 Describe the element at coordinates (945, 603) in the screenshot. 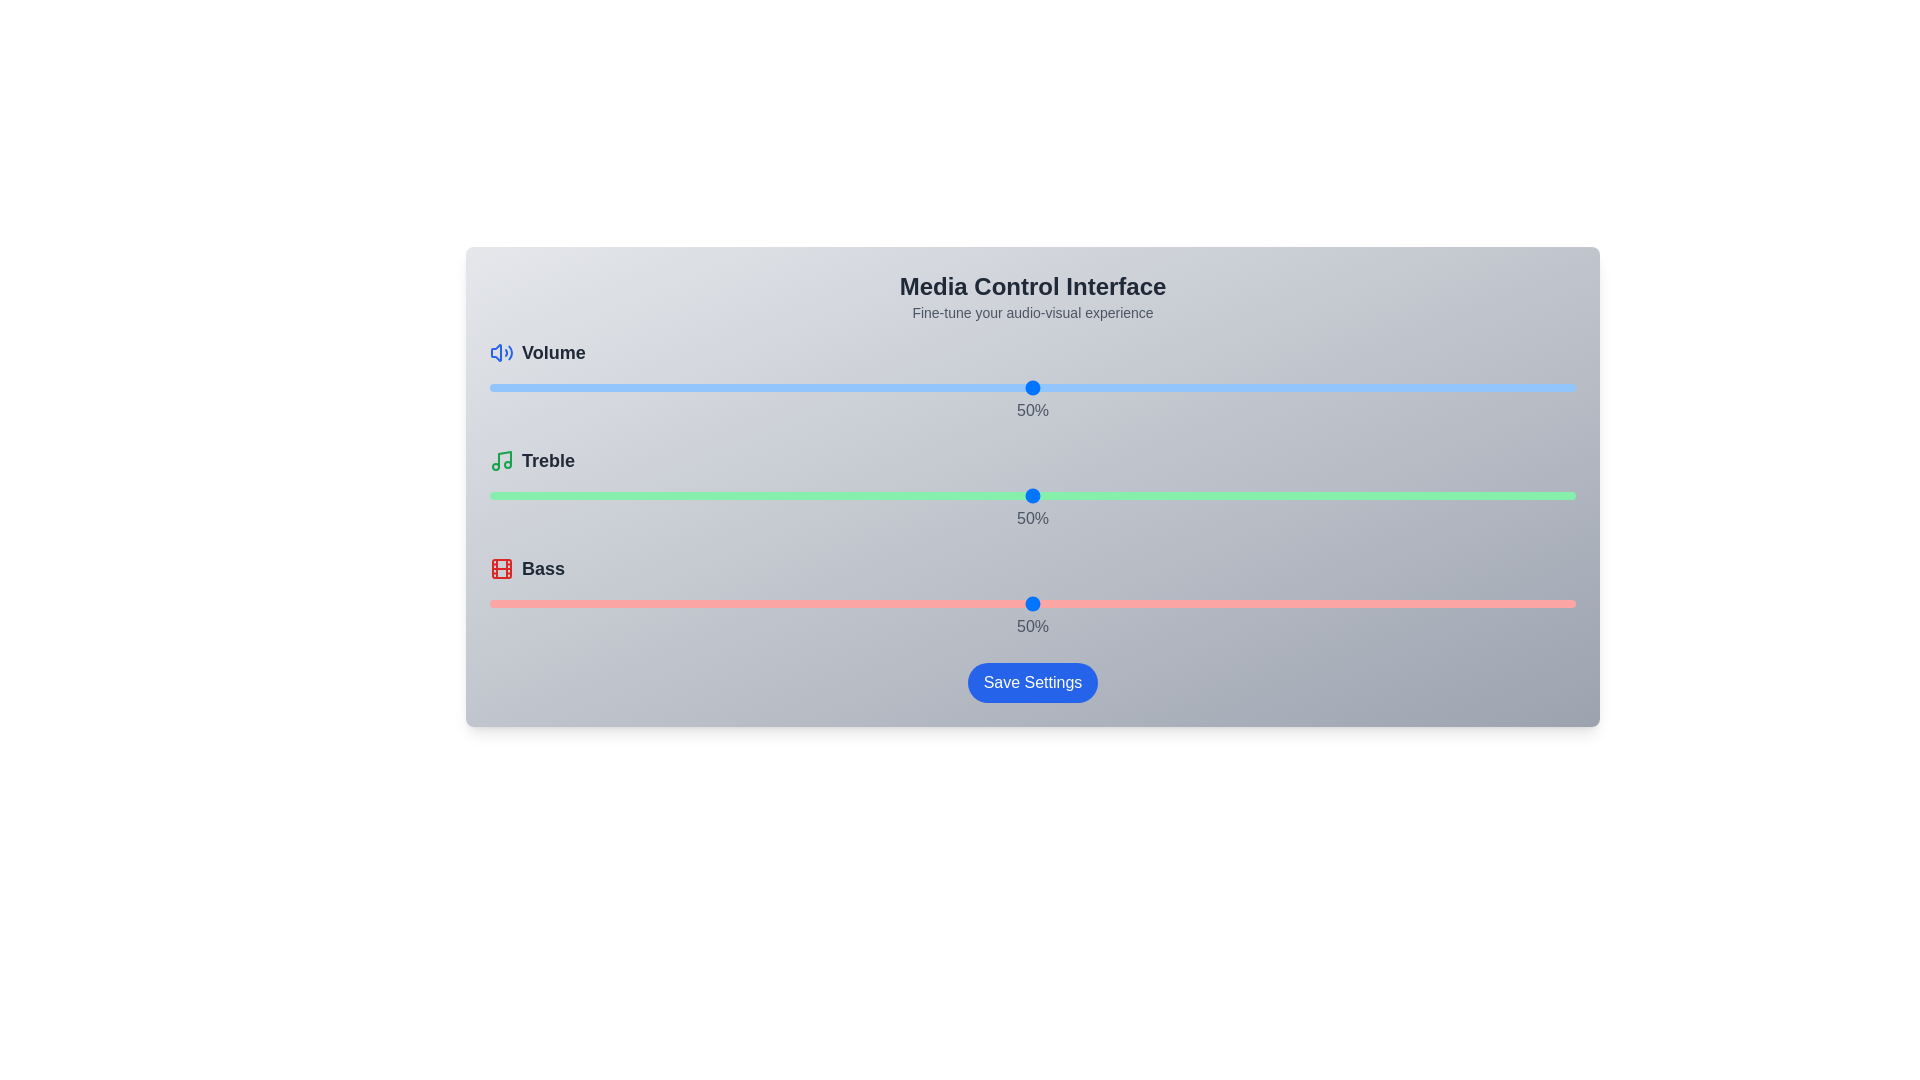

I see `bass level` at that location.